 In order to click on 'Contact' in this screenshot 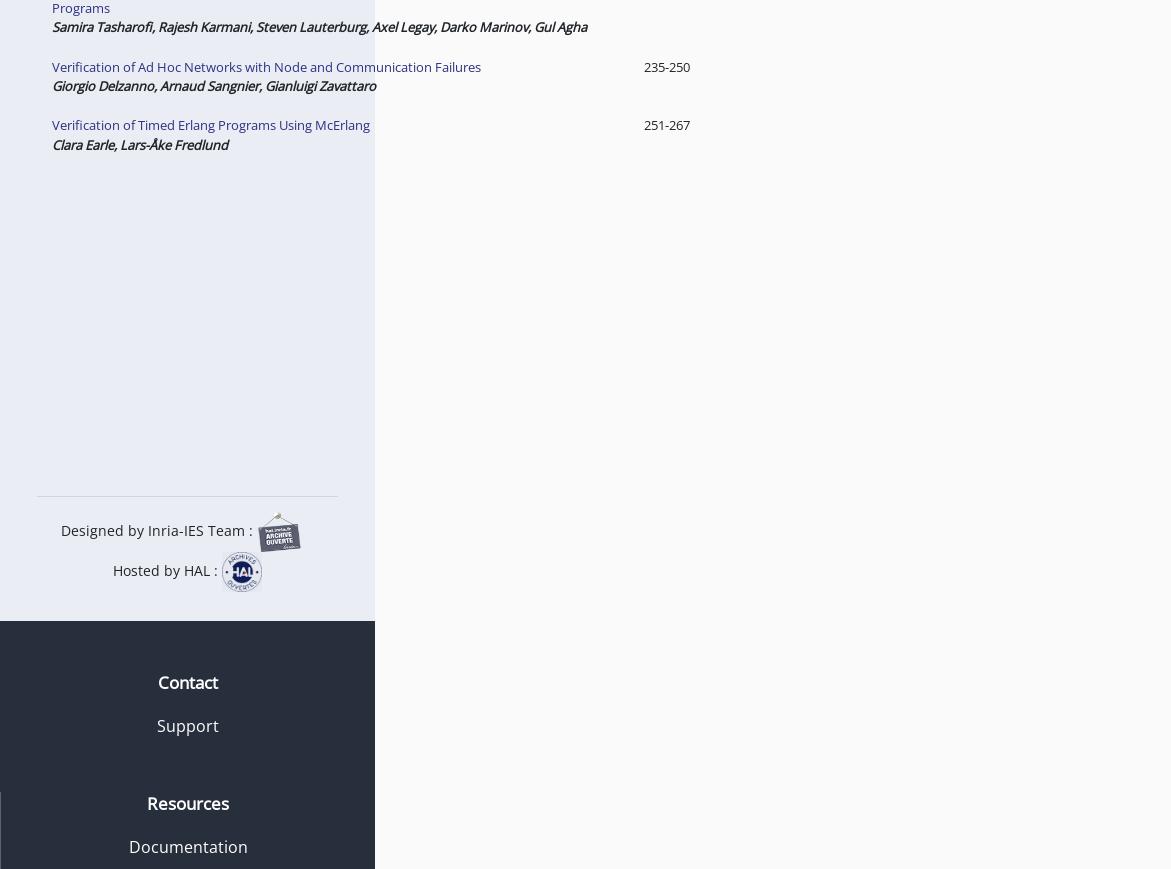, I will do `click(186, 681)`.